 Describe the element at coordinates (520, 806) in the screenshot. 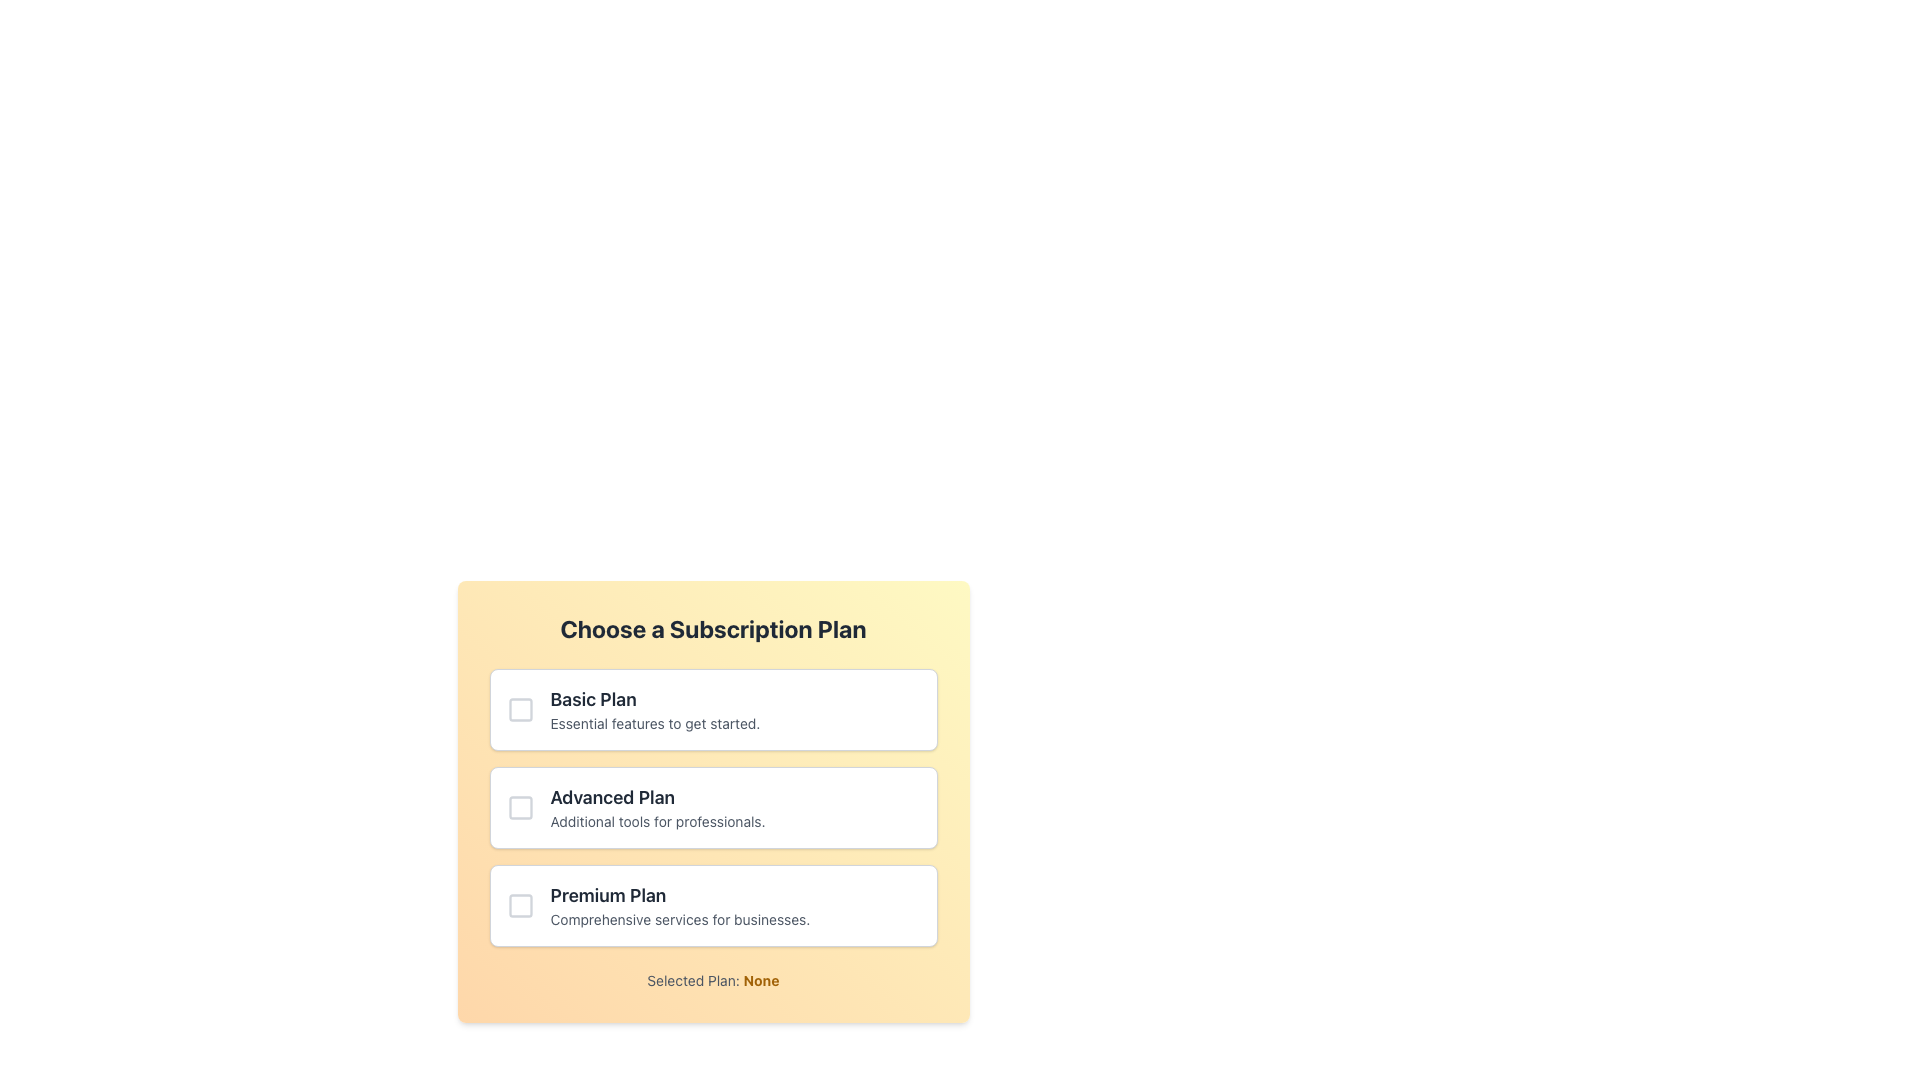

I see `the checkbox icon for the 'Advanced Plan' subscription option` at that location.